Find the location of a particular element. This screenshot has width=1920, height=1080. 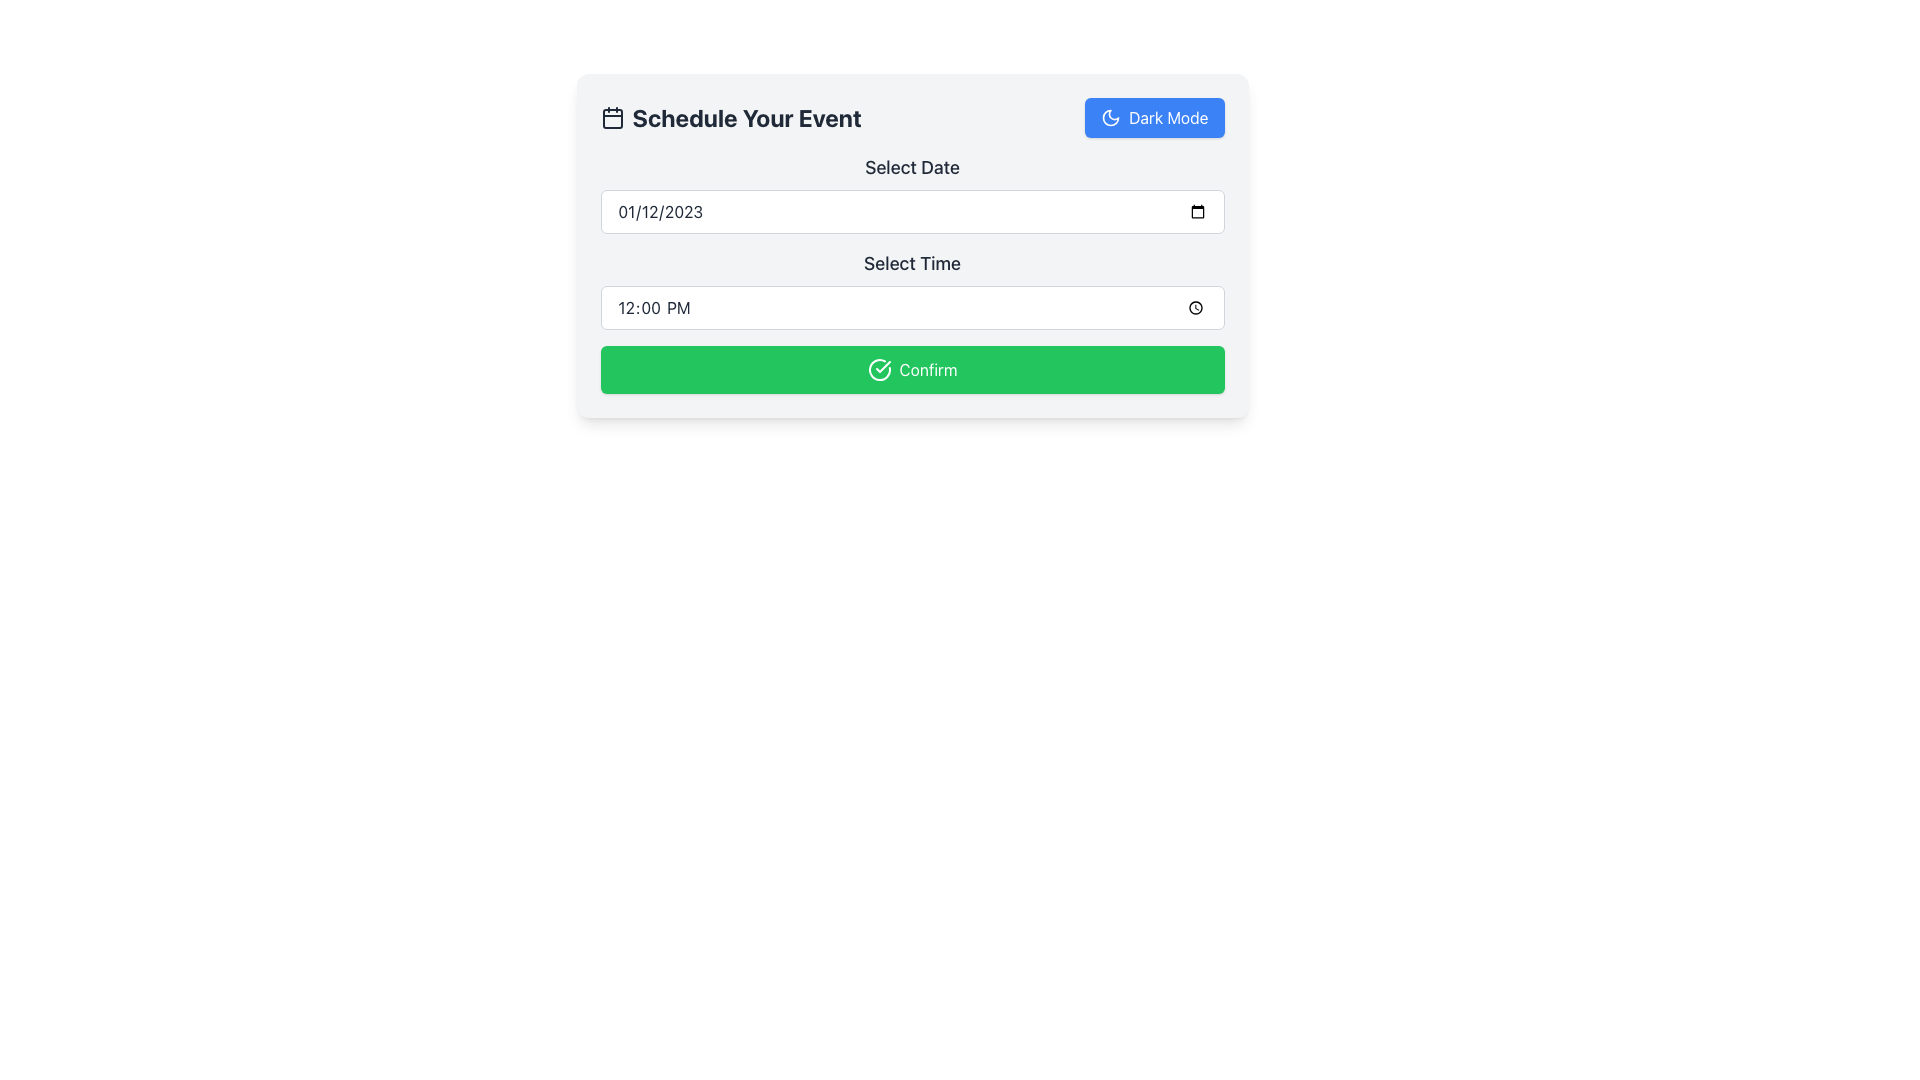

the dark mode toggle button that contains the crescent moon-shaped SVG graphic is located at coordinates (1110, 118).